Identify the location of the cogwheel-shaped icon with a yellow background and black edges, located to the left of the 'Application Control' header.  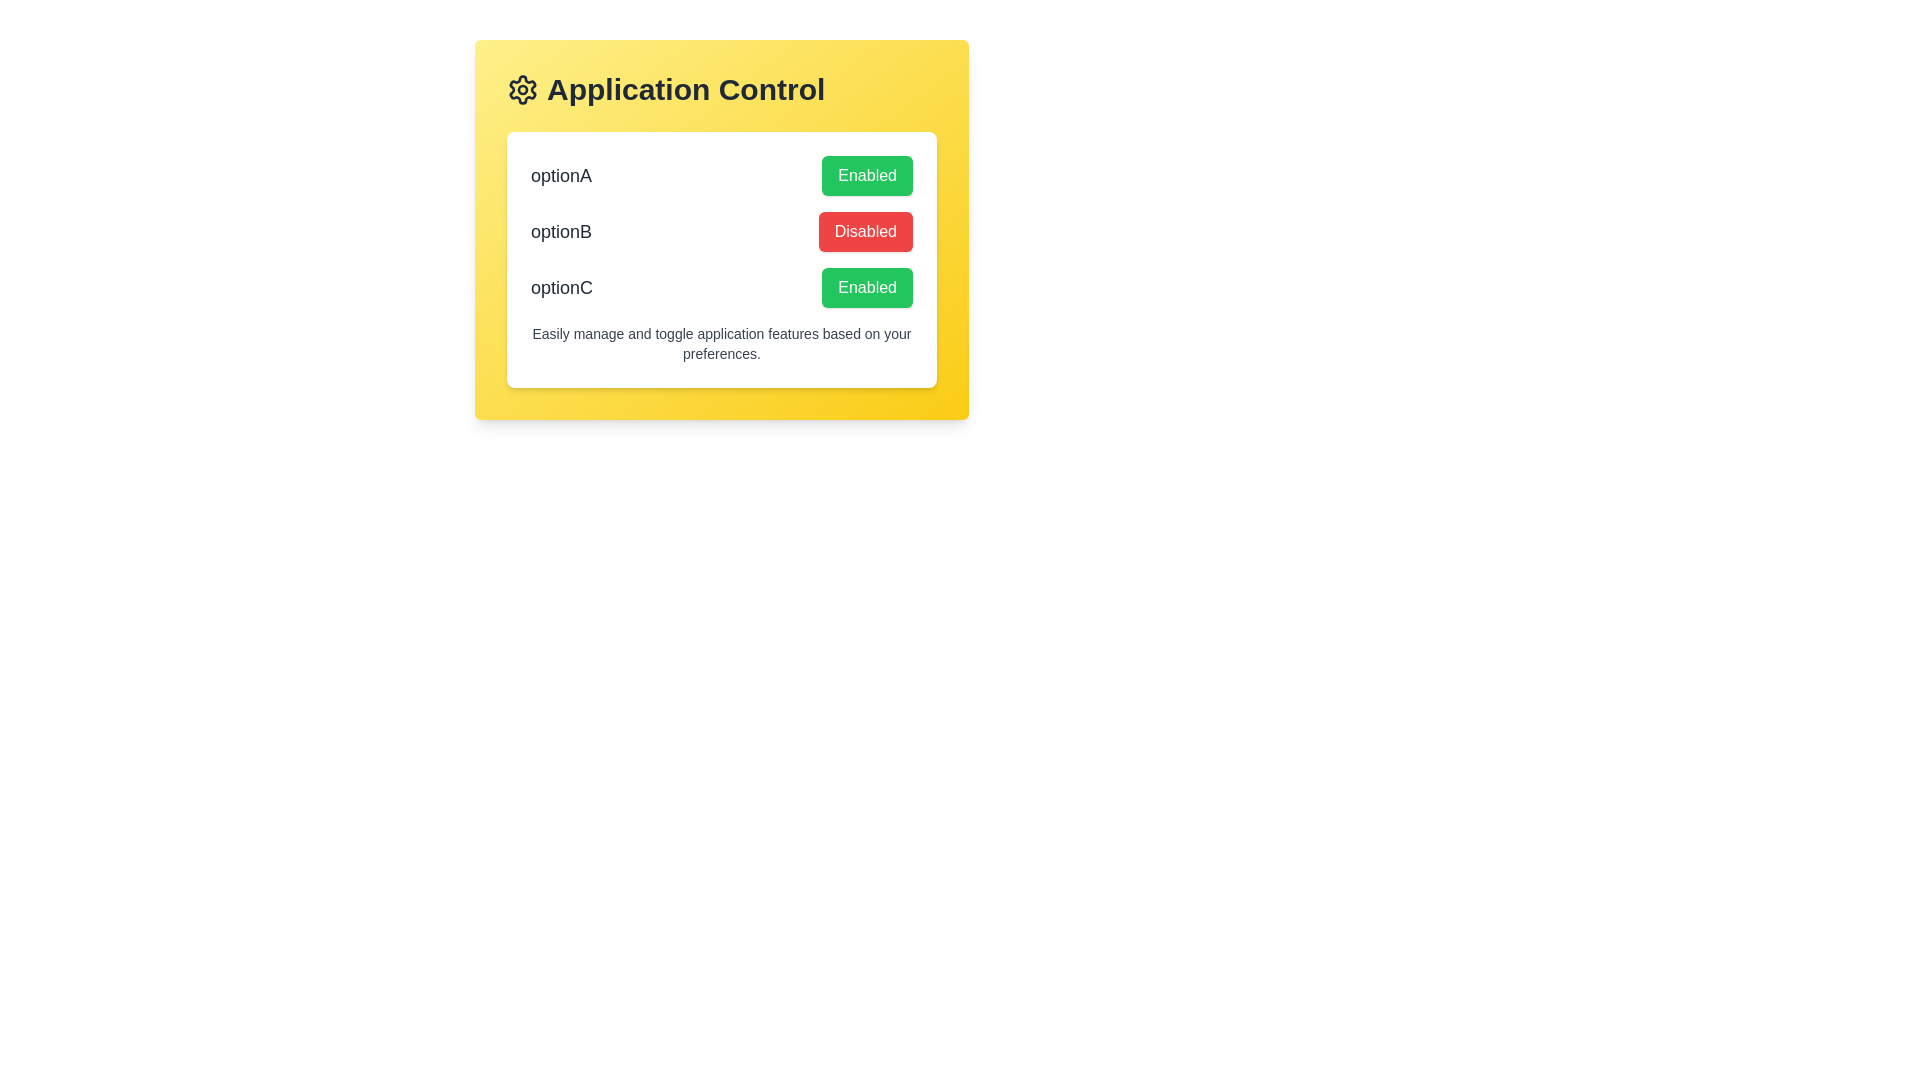
(523, 88).